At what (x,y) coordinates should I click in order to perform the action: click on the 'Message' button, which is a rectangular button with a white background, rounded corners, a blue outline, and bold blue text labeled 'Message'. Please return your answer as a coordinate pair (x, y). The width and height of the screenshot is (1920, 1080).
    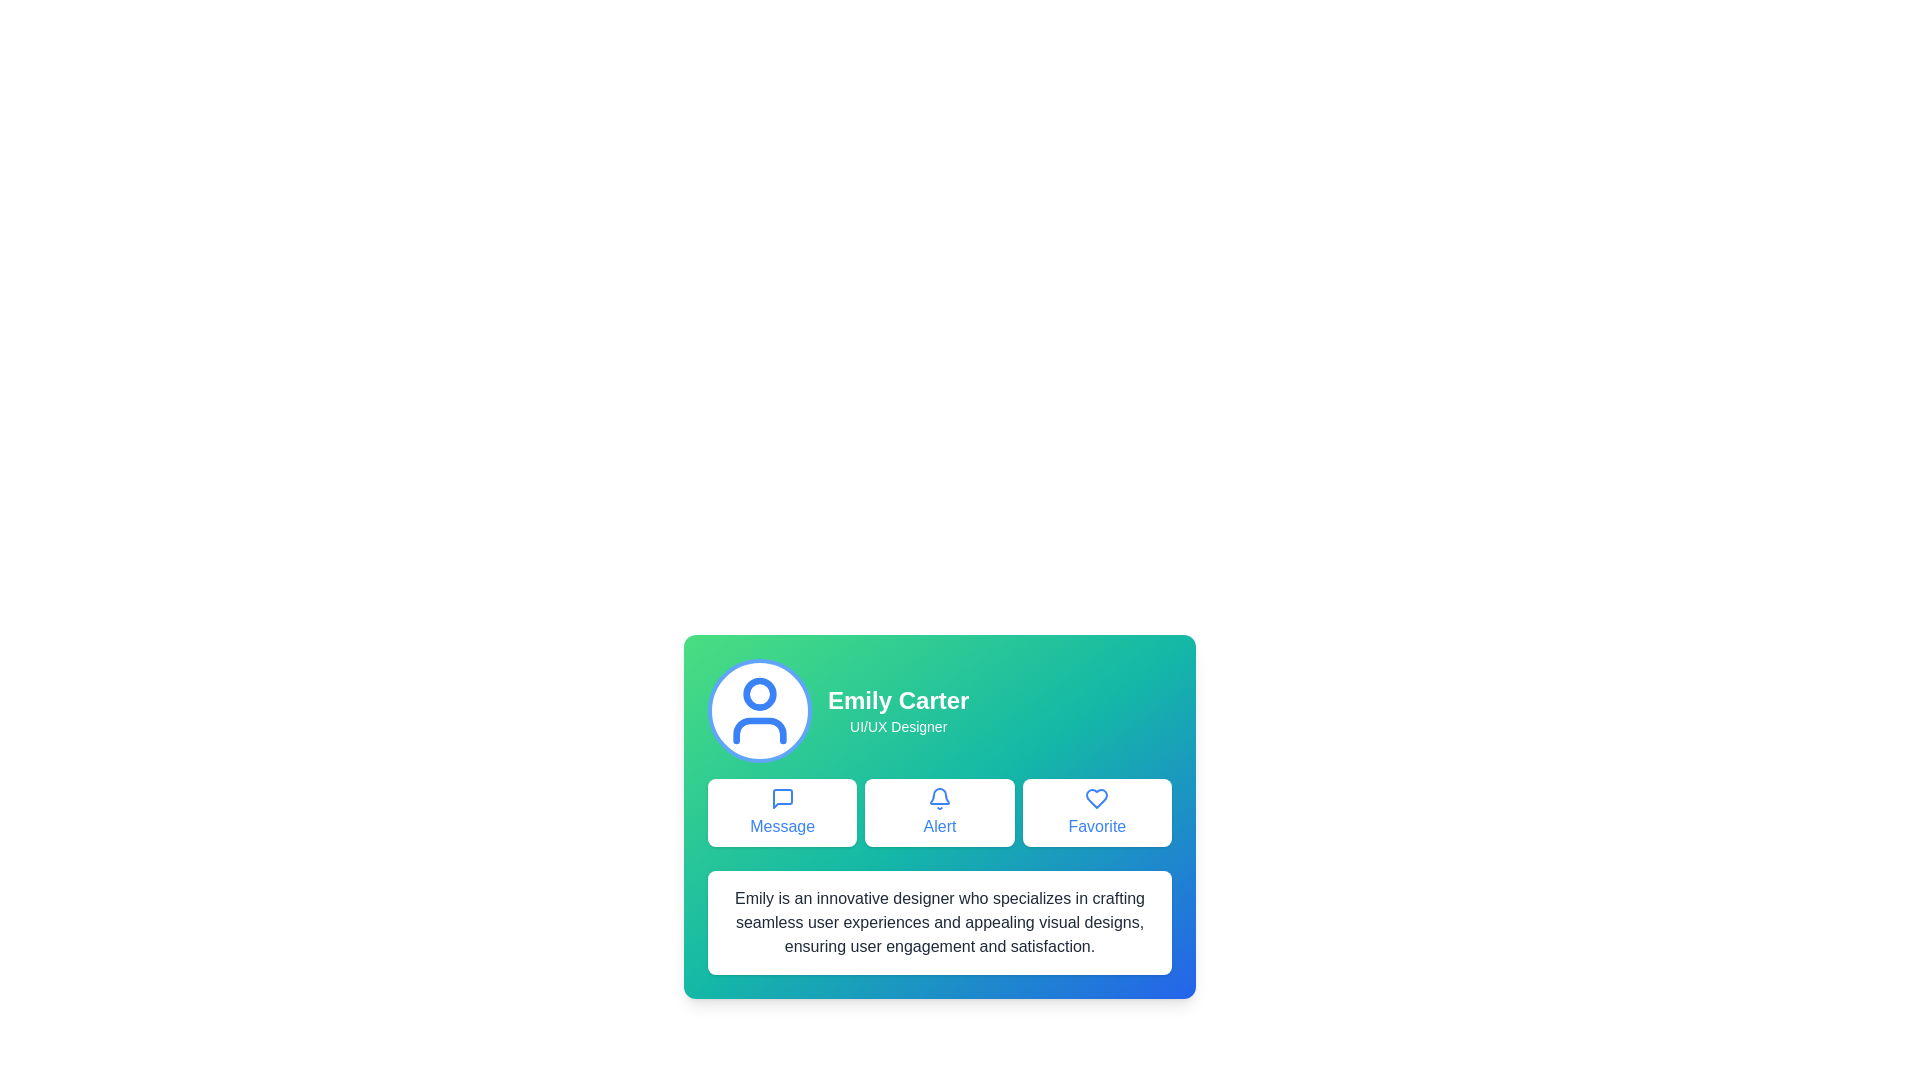
    Looking at the image, I should click on (781, 813).